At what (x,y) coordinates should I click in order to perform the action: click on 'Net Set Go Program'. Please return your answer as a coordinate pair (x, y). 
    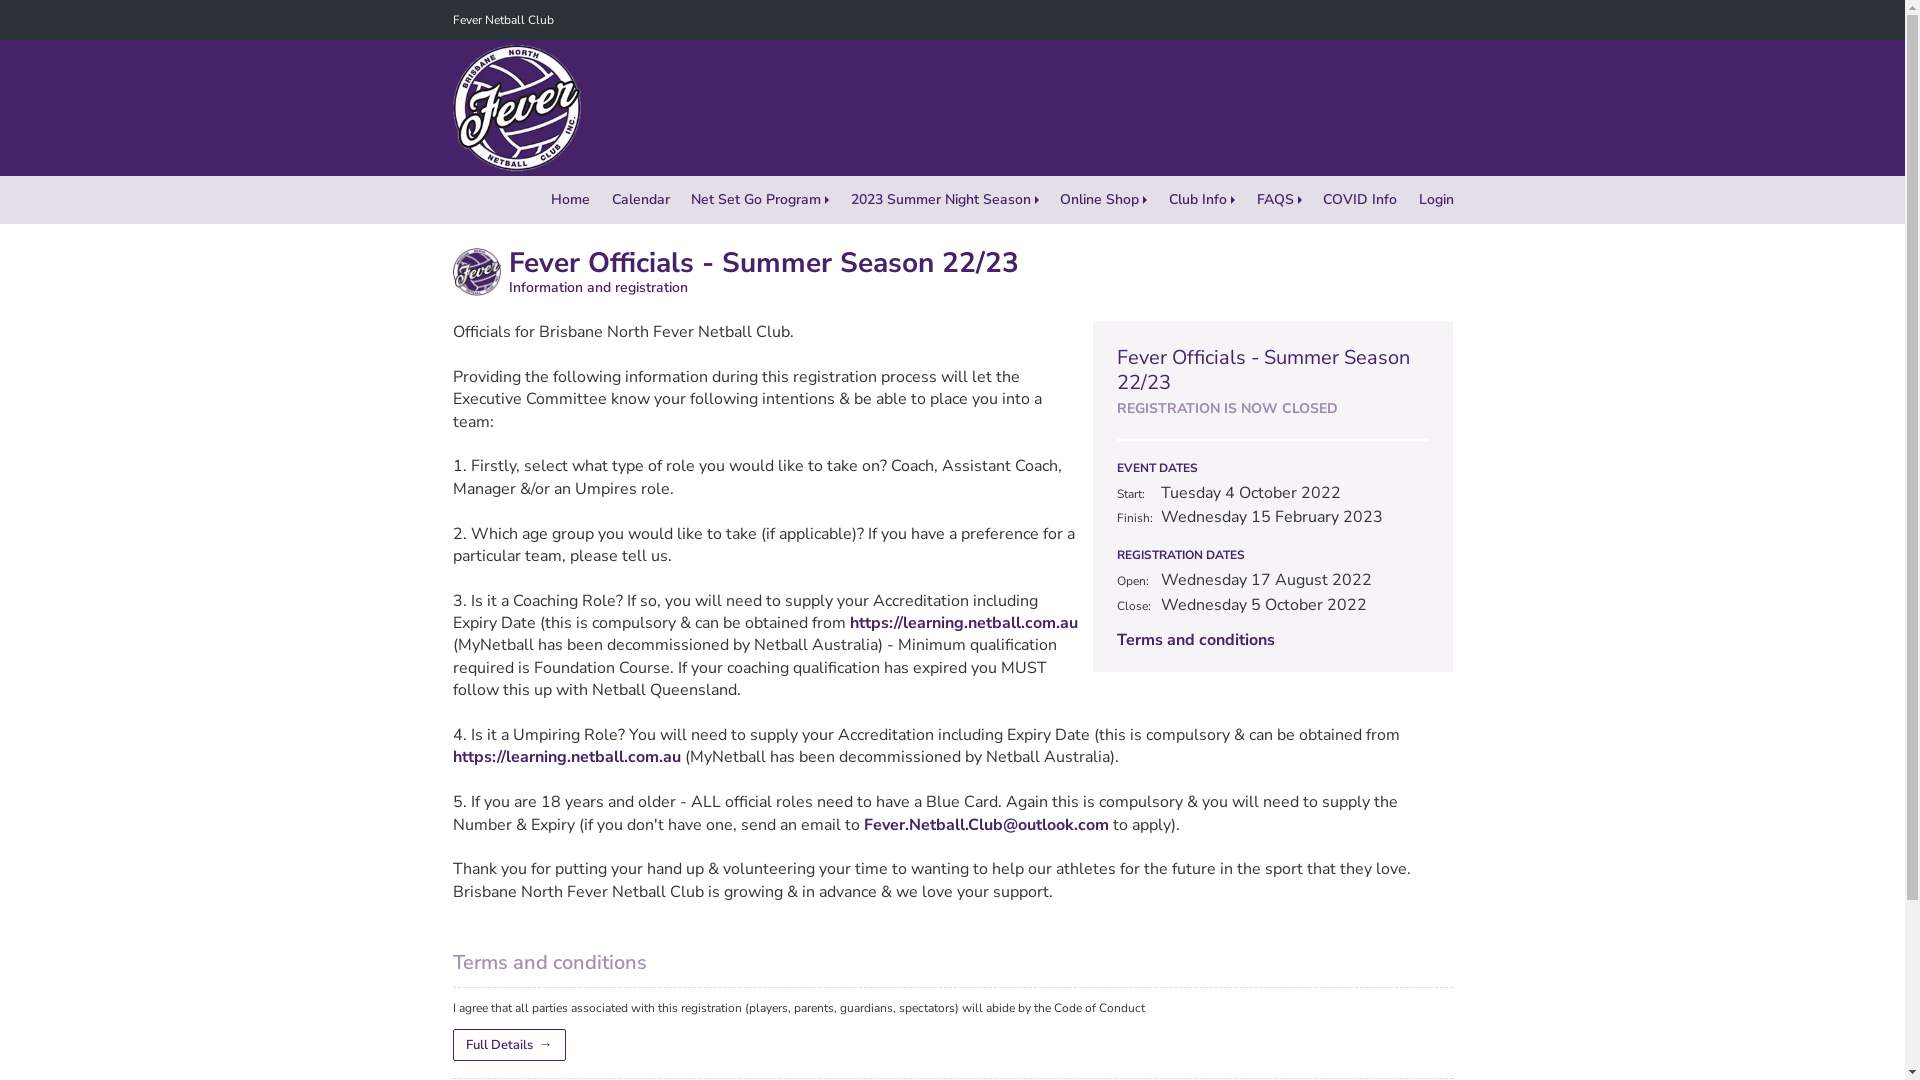
    Looking at the image, I should click on (758, 200).